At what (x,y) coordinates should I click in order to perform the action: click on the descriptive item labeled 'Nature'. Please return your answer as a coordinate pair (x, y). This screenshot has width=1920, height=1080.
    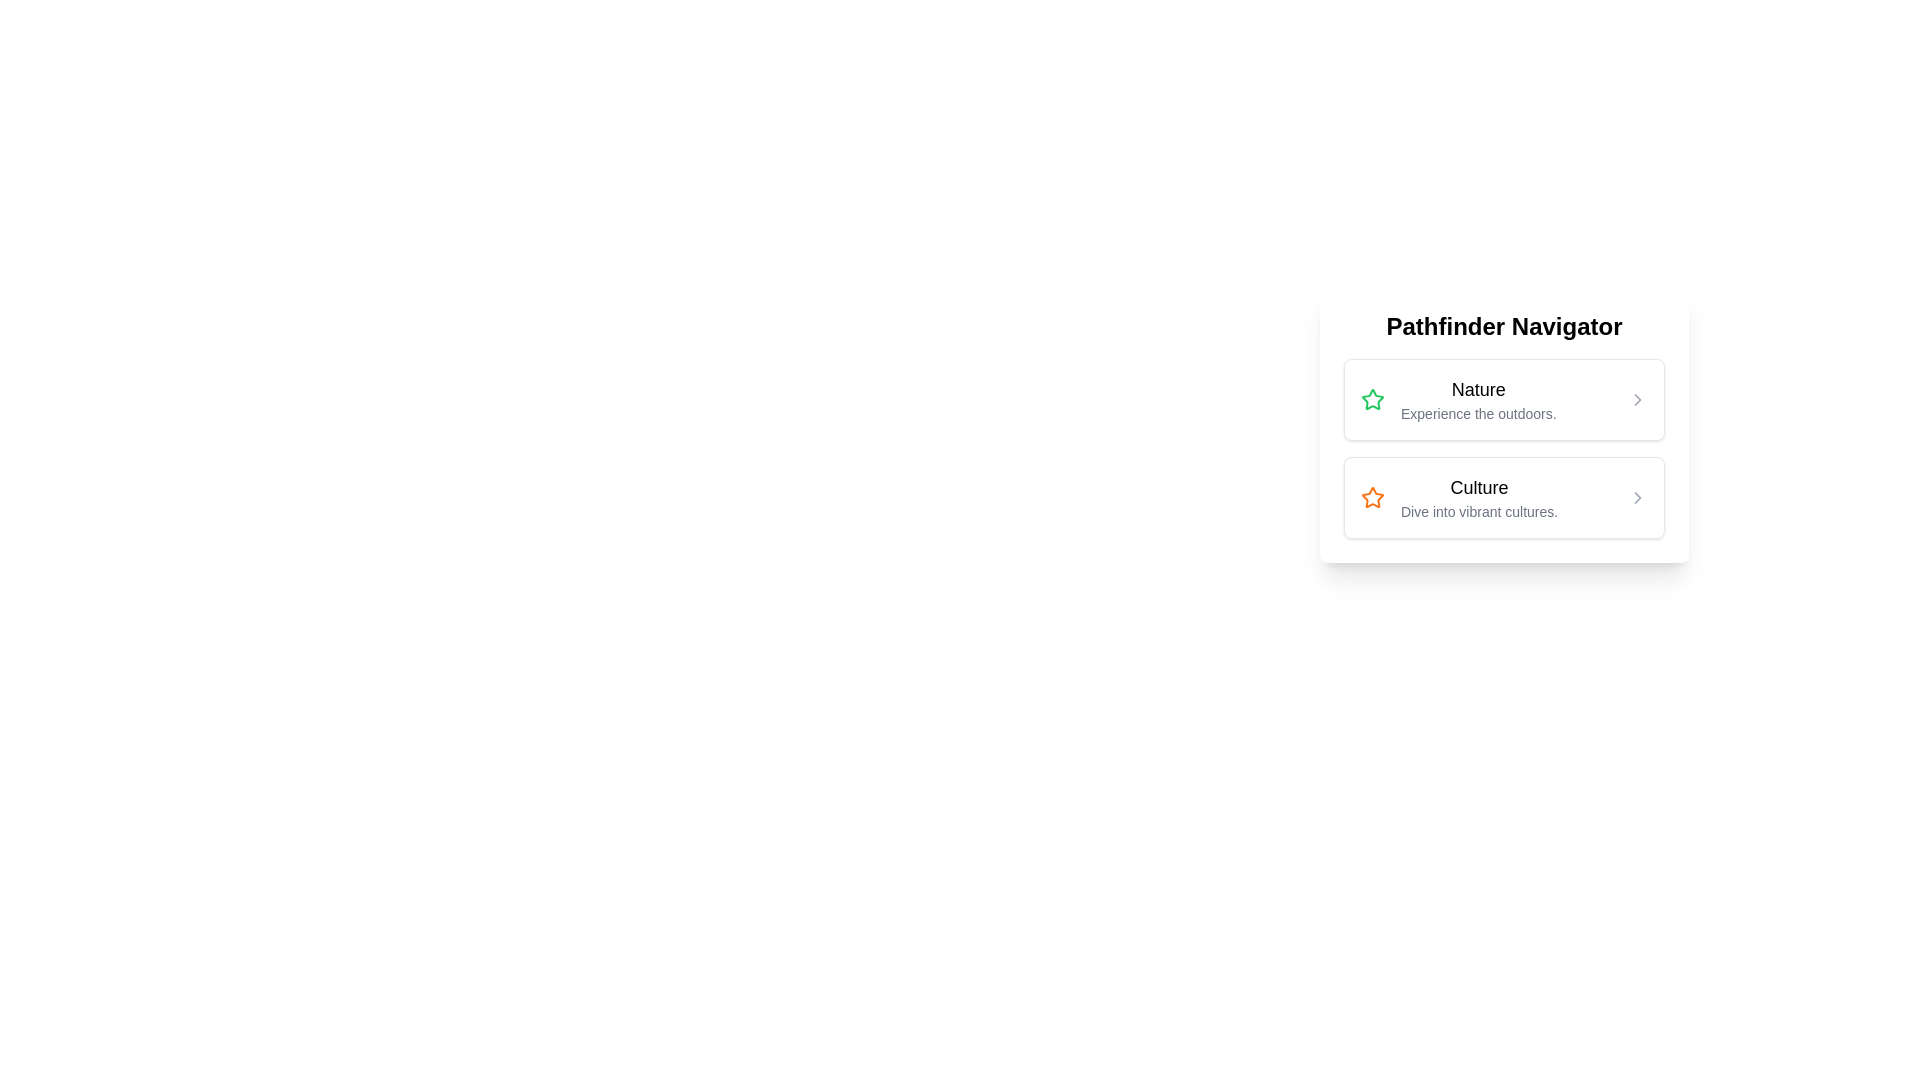
    Looking at the image, I should click on (1458, 400).